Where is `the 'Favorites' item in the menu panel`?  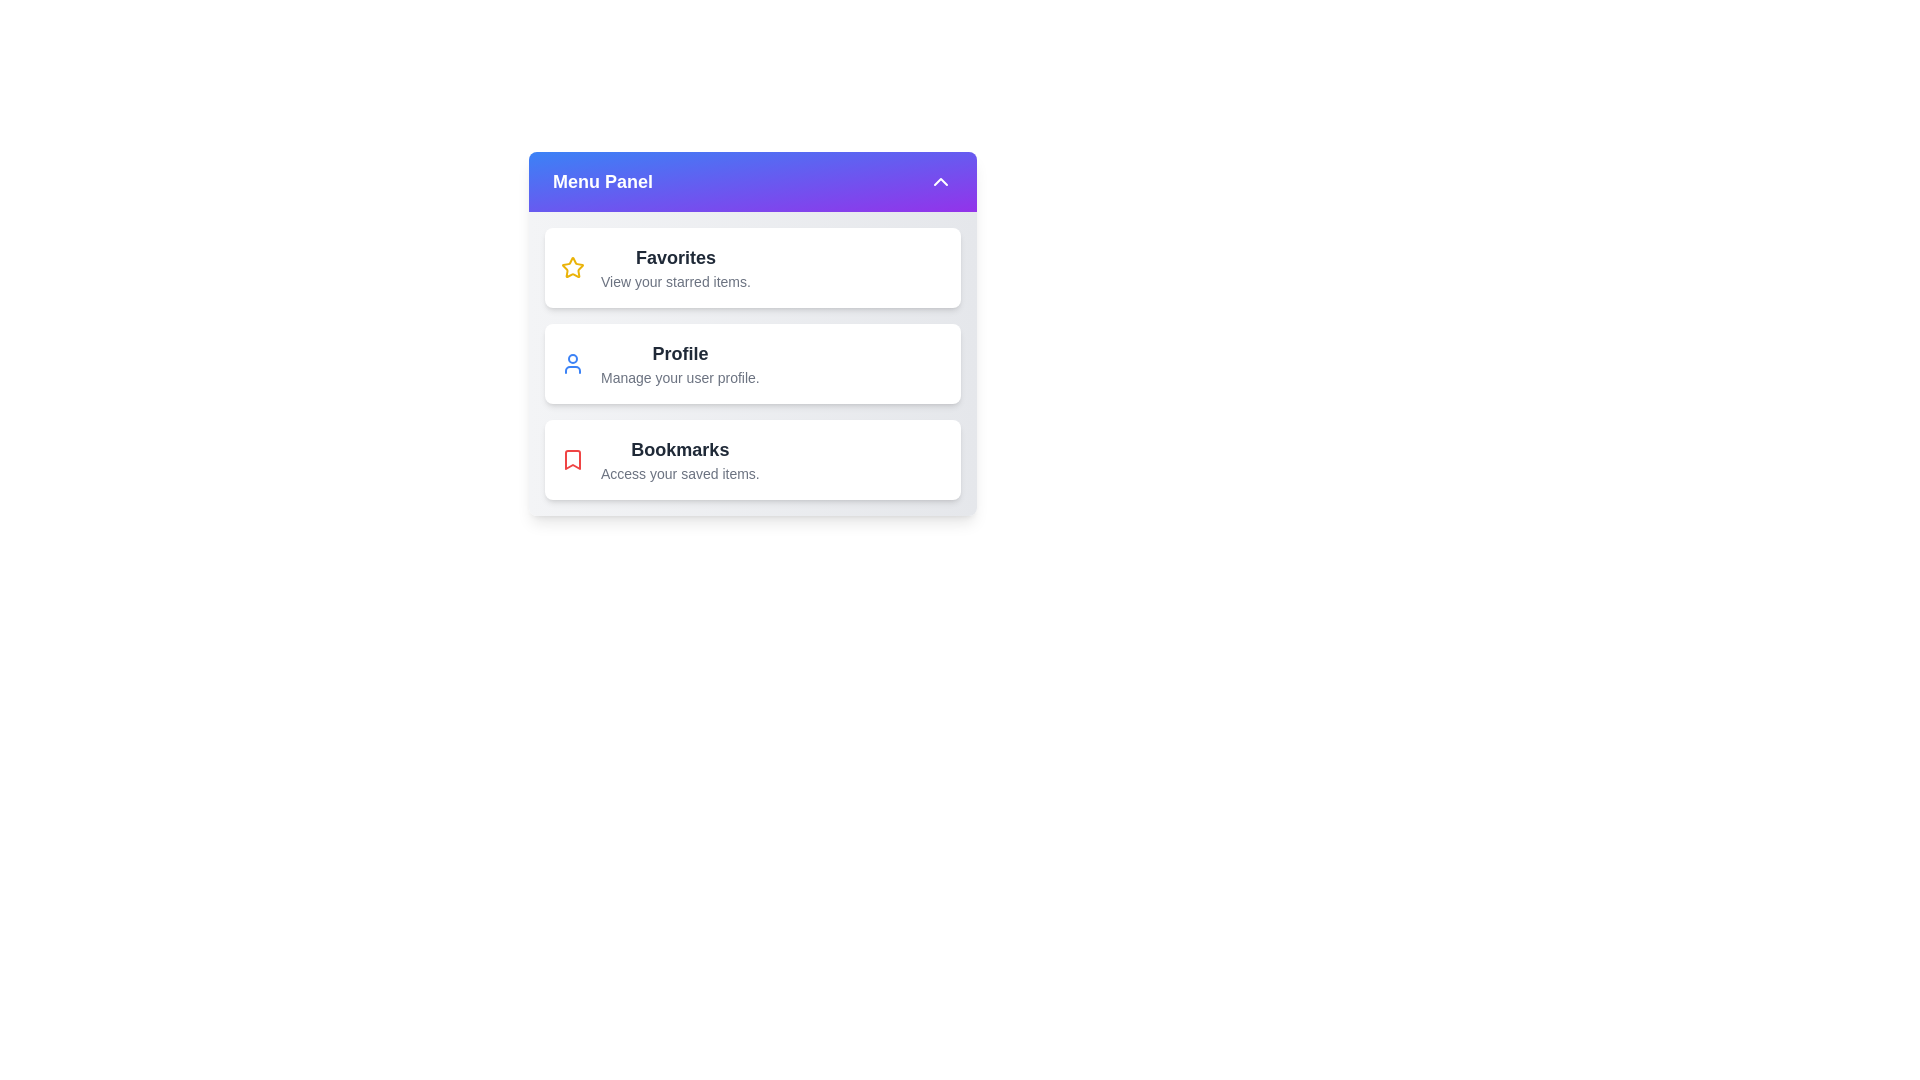
the 'Favorites' item in the menu panel is located at coordinates (752, 266).